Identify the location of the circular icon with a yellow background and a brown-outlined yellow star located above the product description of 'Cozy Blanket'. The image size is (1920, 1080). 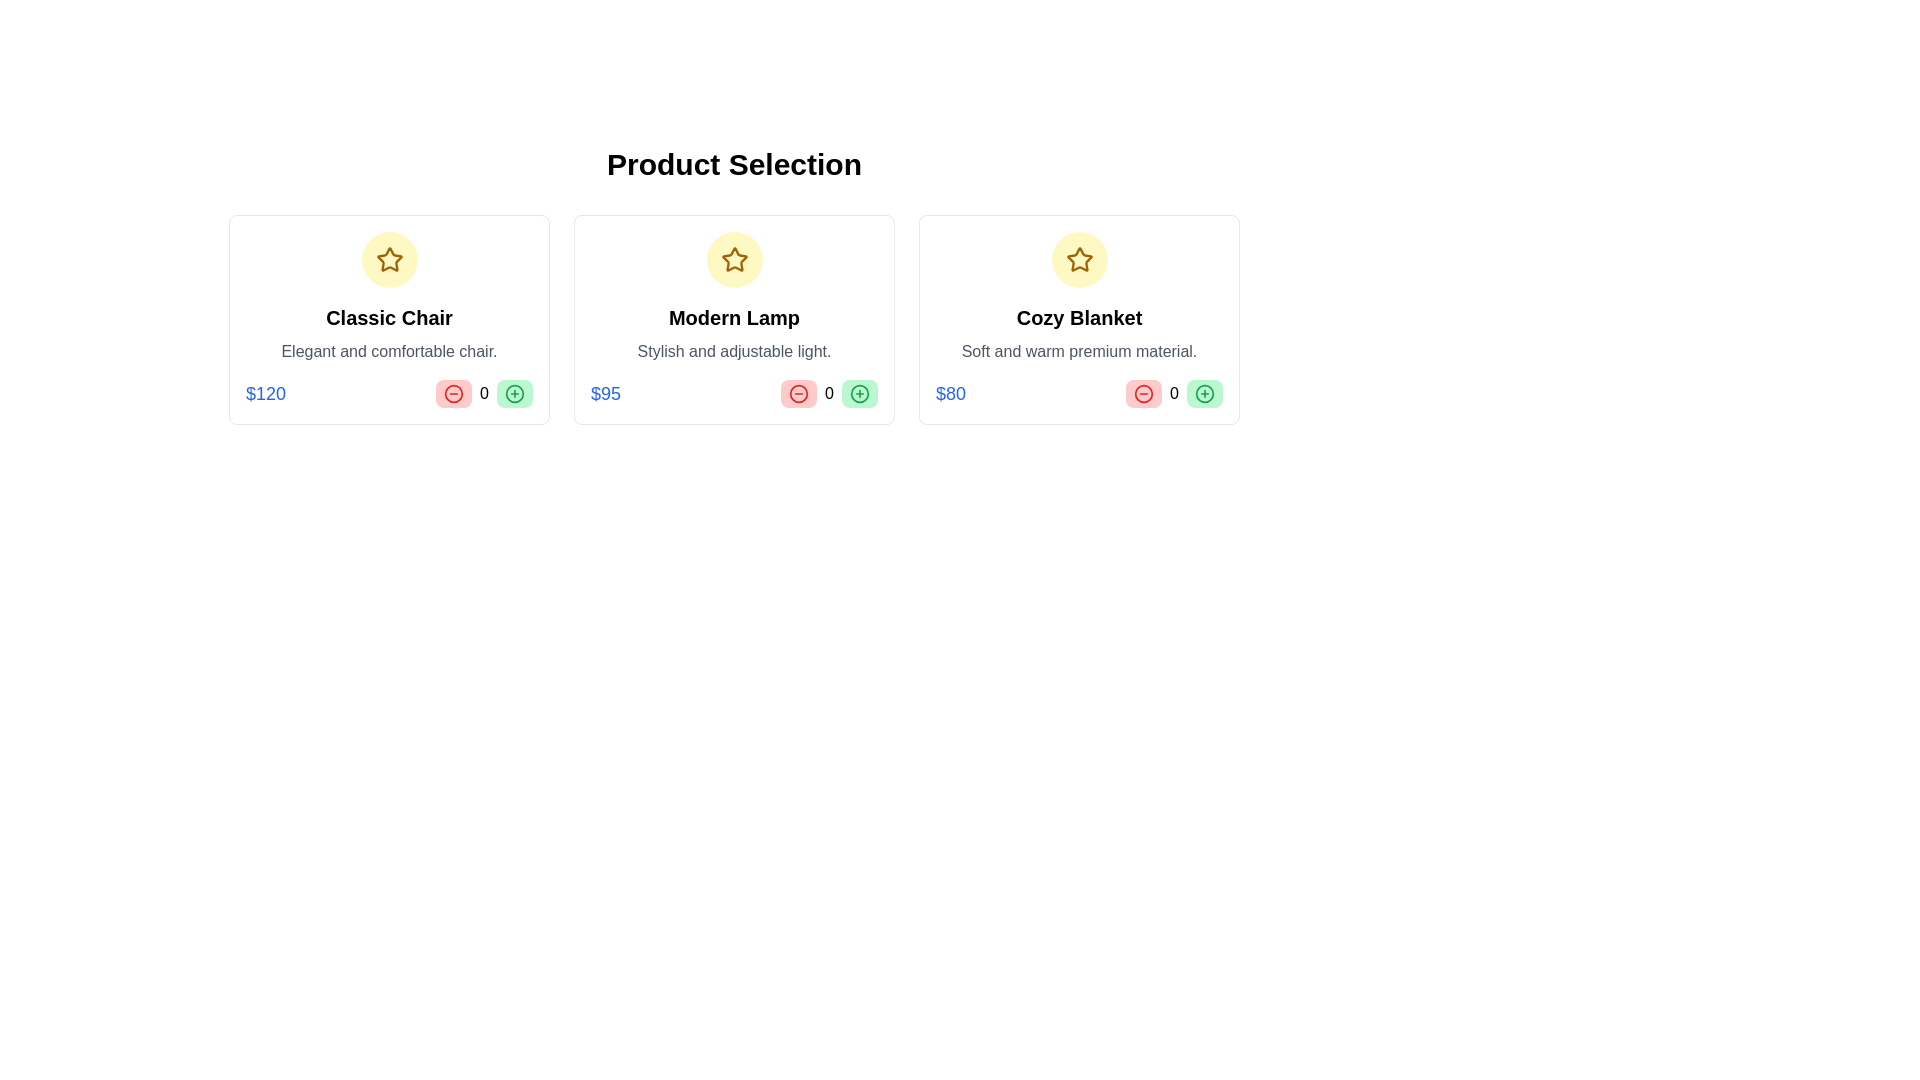
(1078, 258).